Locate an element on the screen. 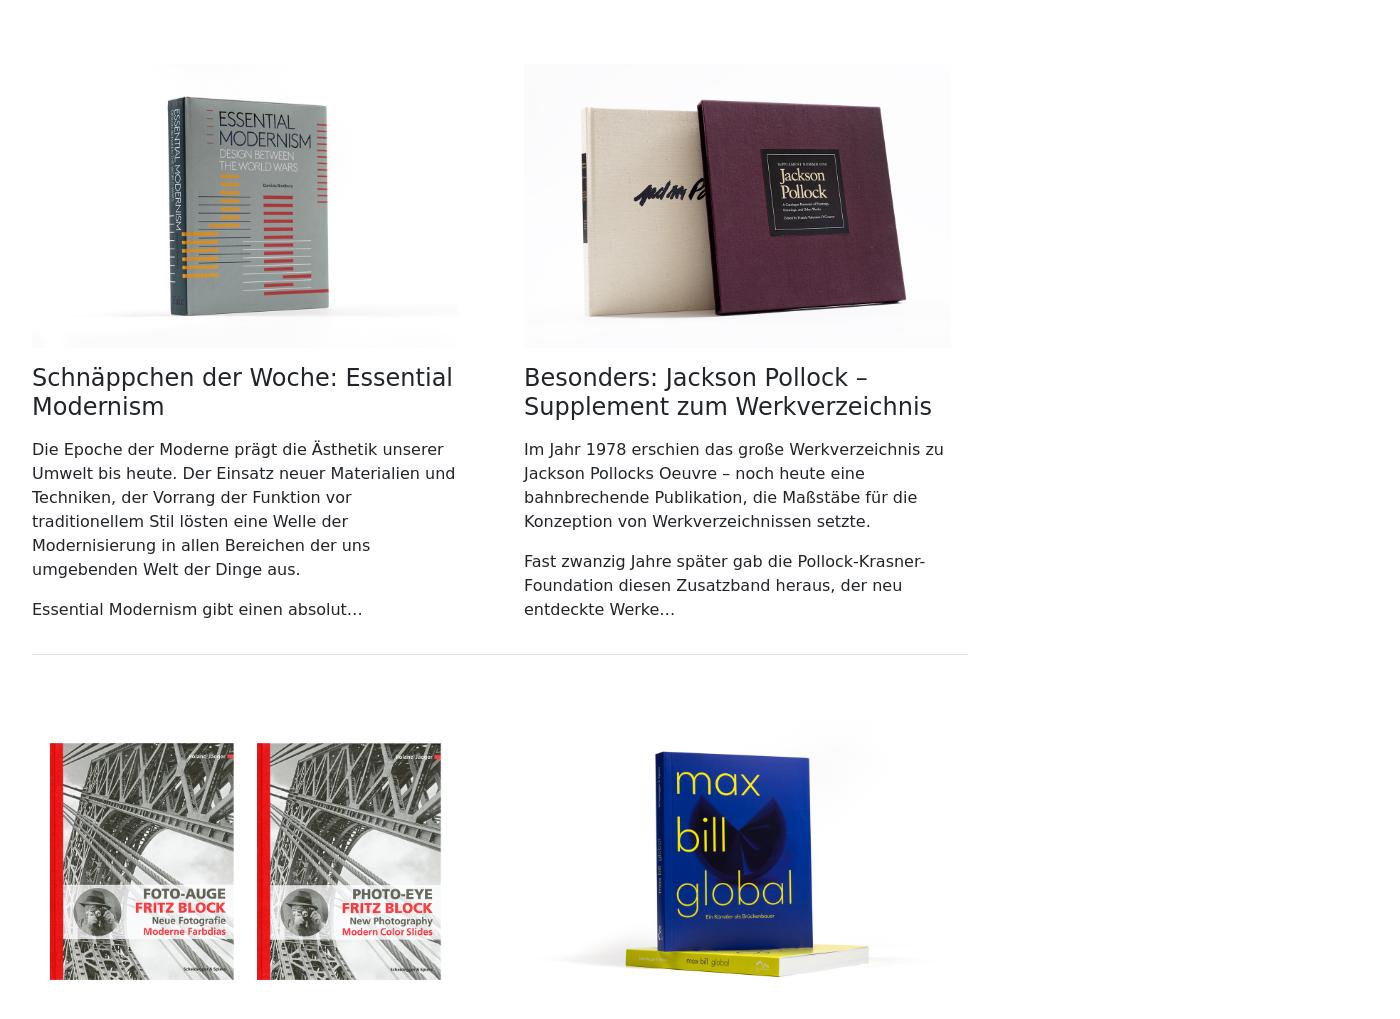  'The Ultimate Cartoon Book of Book Cartoons' is located at coordinates (379, 82).